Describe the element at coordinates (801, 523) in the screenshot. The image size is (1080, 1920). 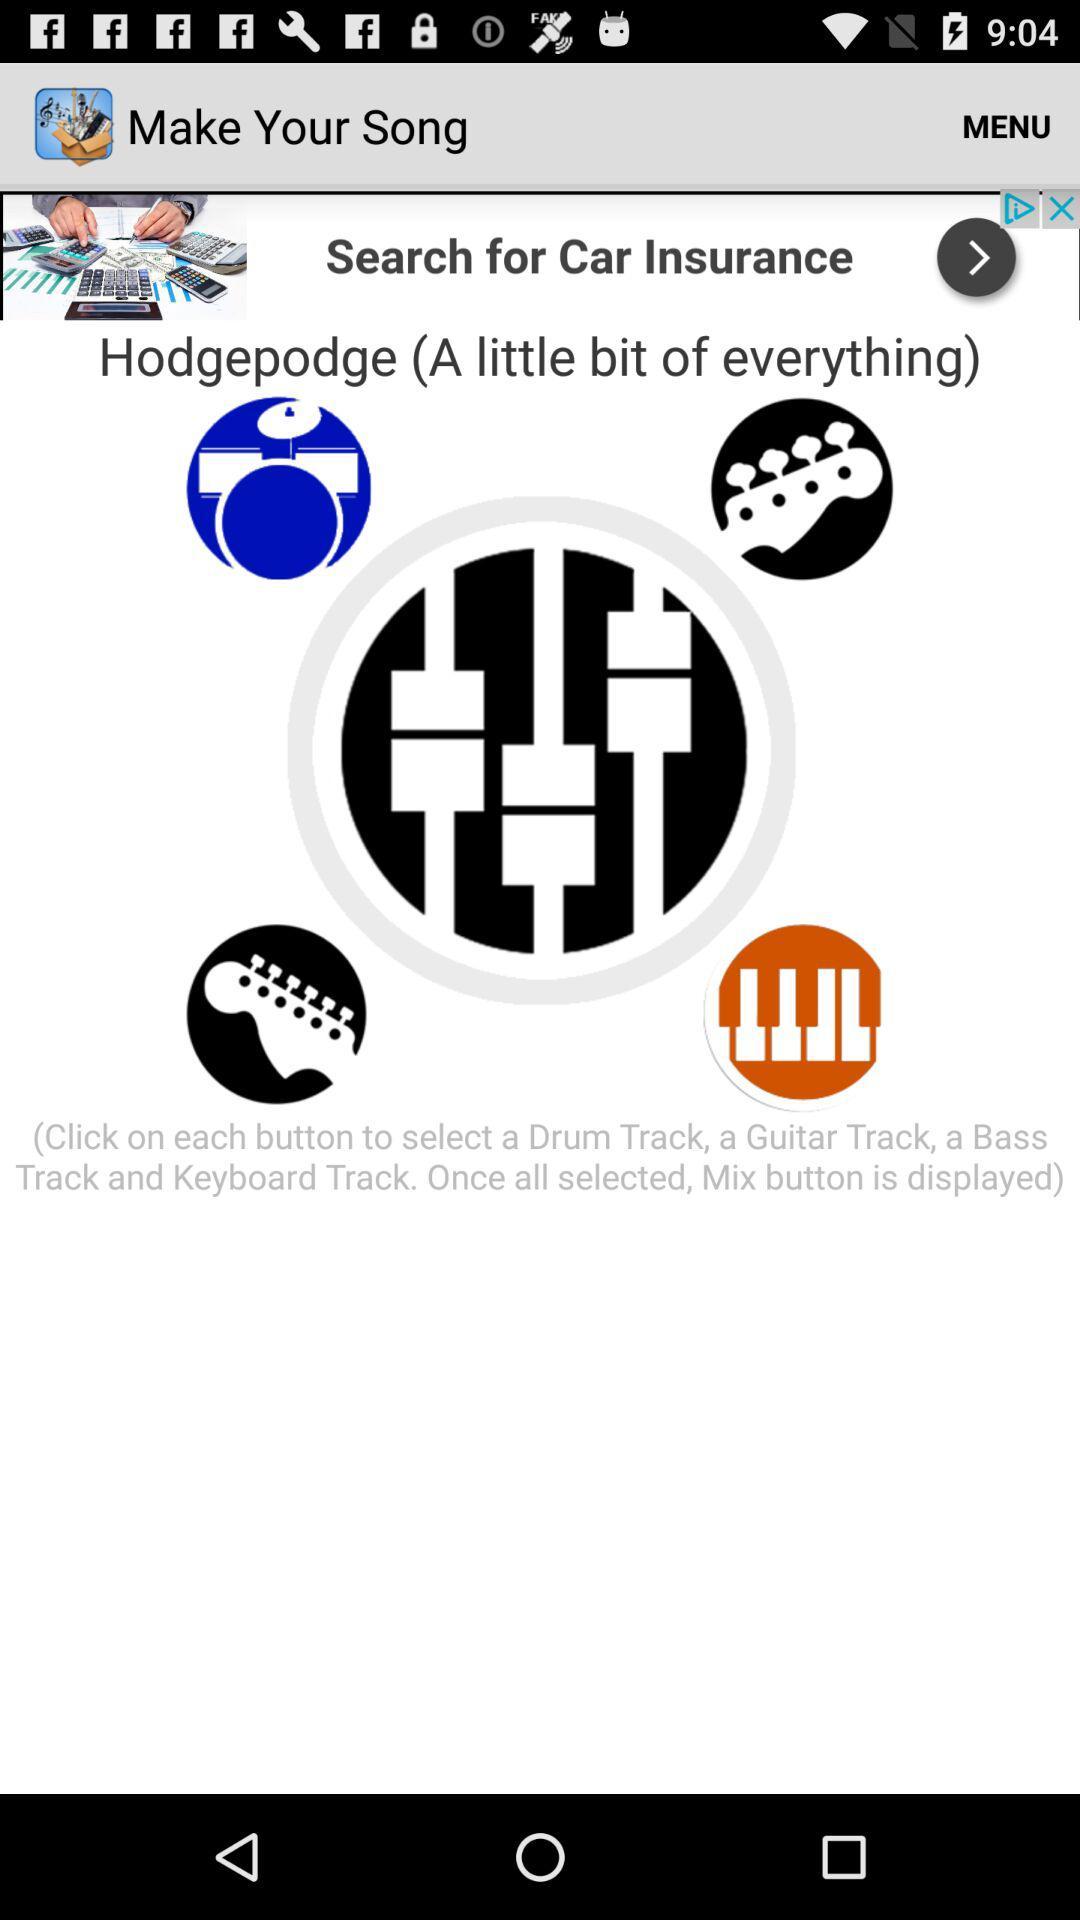
I see `the settings icon` at that location.